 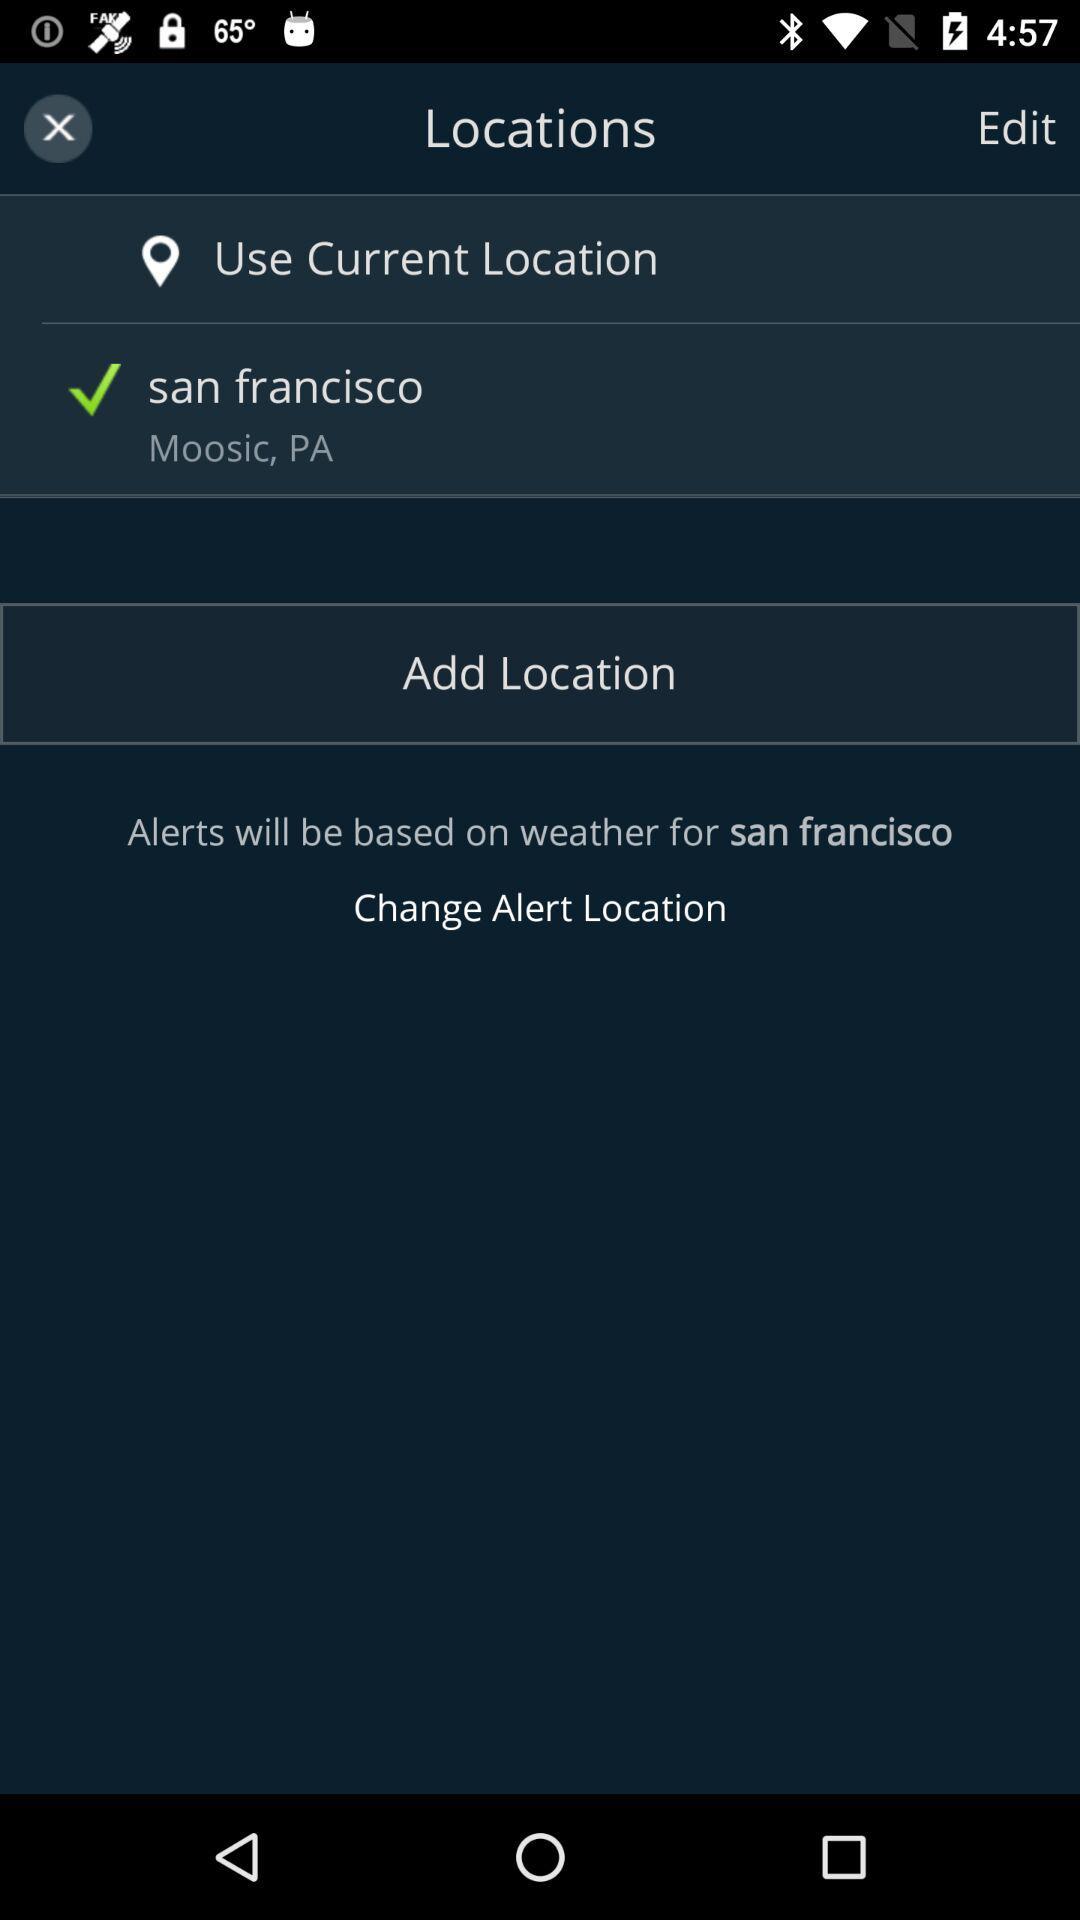 What do you see at coordinates (1016, 127) in the screenshot?
I see `edit item` at bounding box center [1016, 127].